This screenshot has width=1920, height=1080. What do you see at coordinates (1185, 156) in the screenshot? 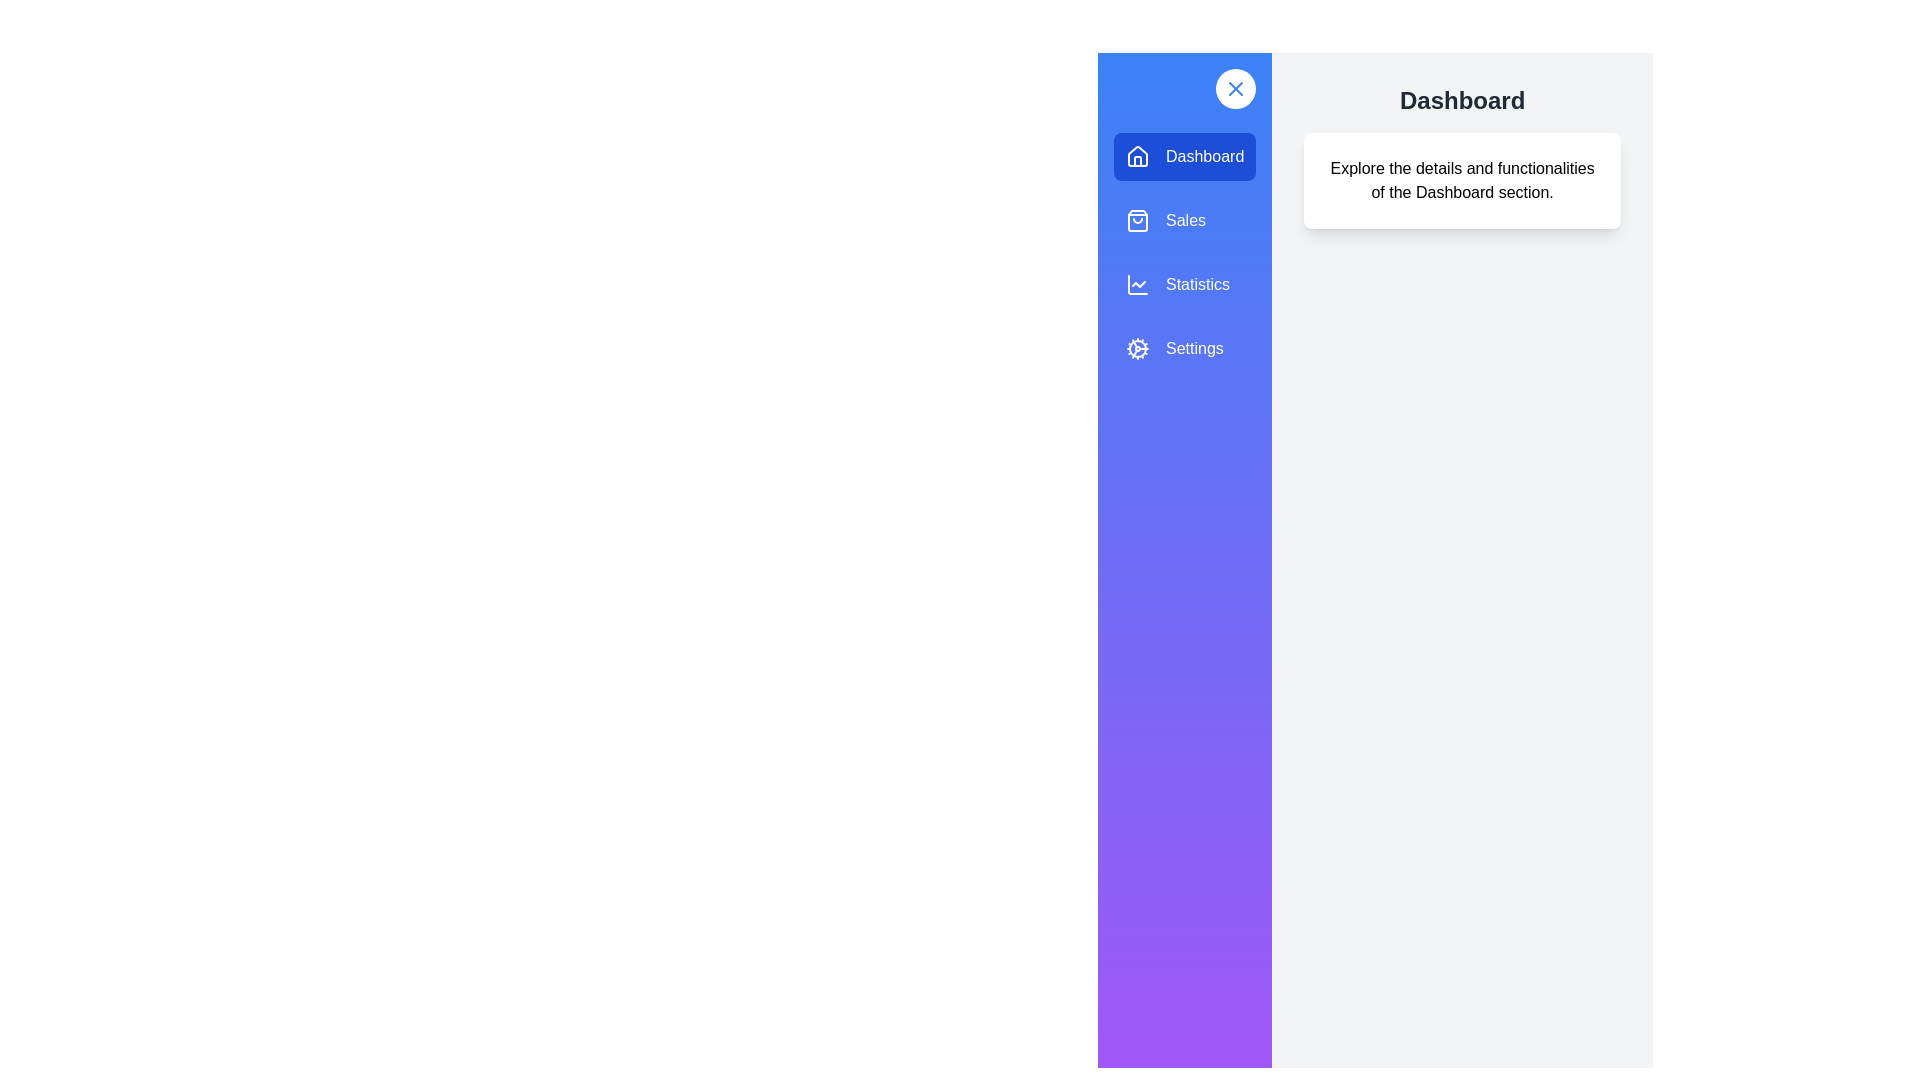
I see `the menu item labeled 'Dashboard' to view its hover effect` at bounding box center [1185, 156].